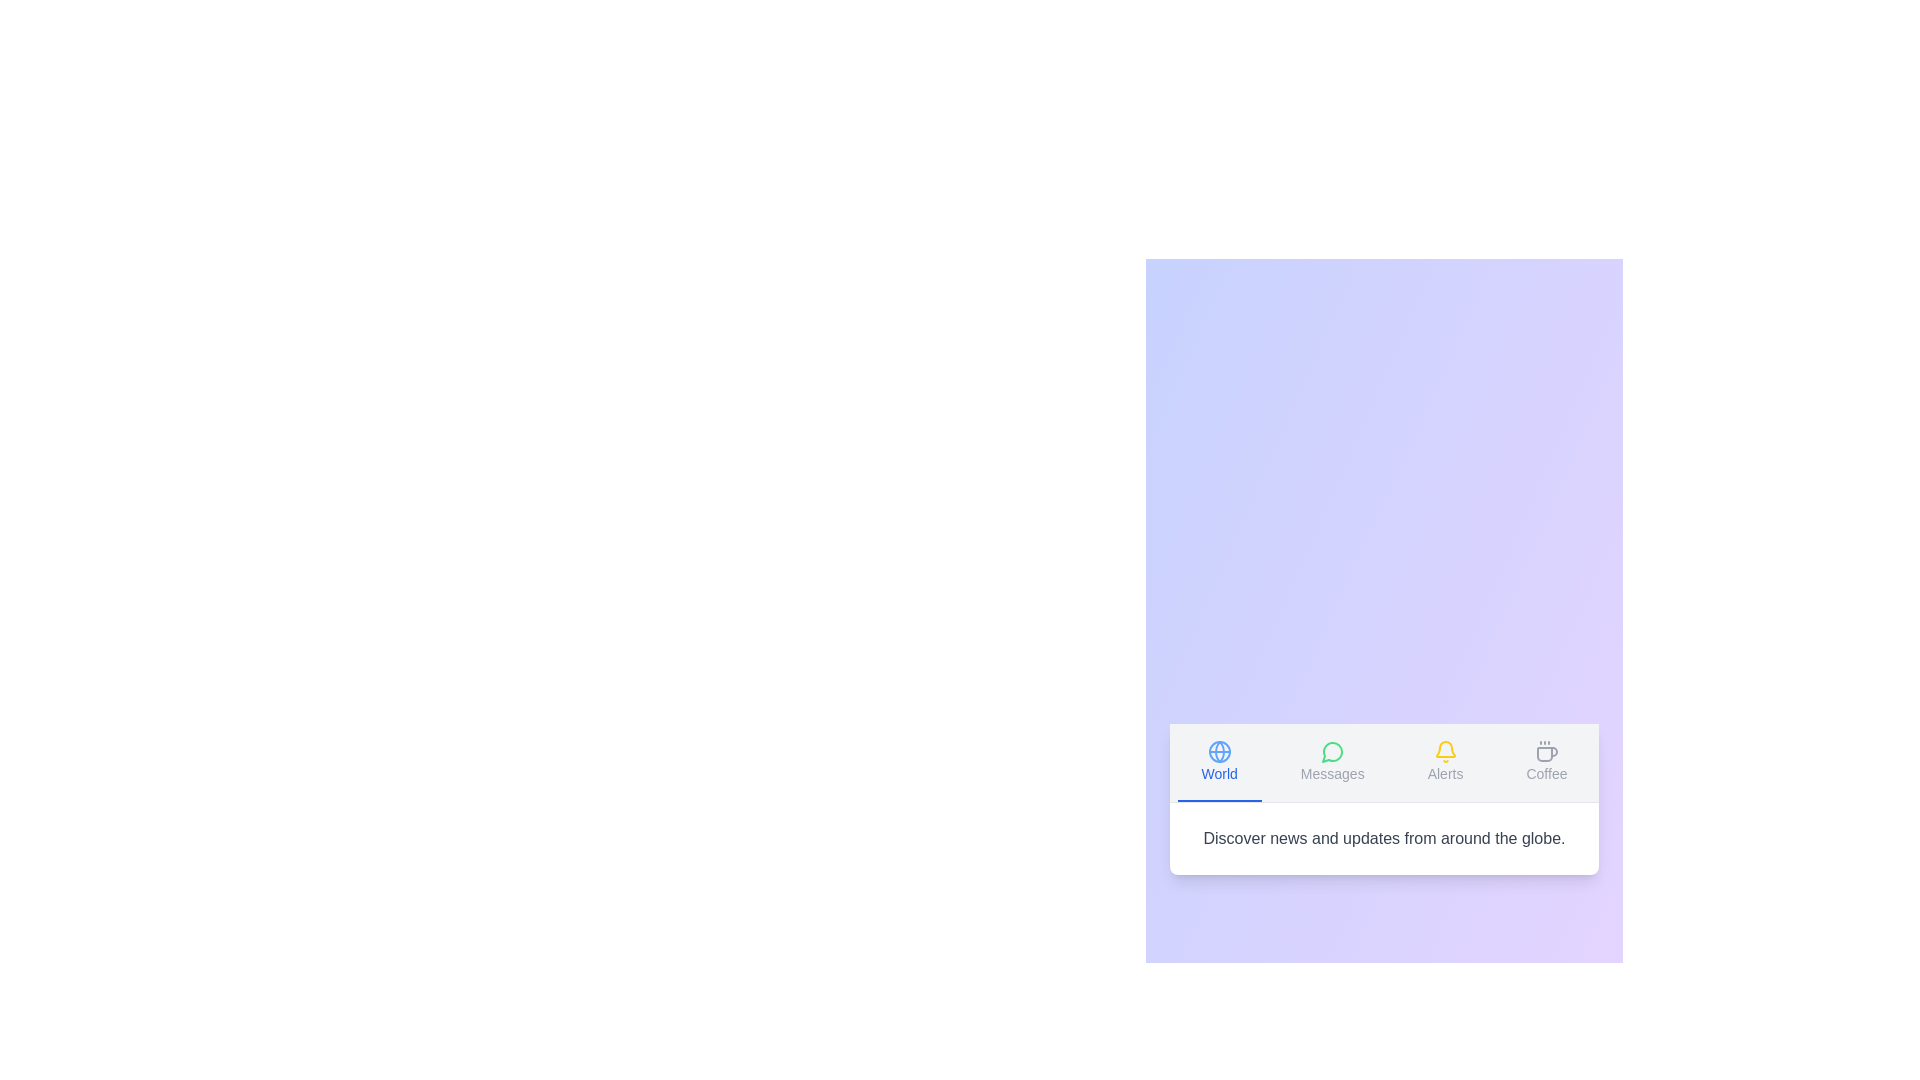 Image resolution: width=1920 pixels, height=1080 pixels. What do you see at coordinates (1545, 762) in the screenshot?
I see `the tab labeled 'Coffee' to view its content` at bounding box center [1545, 762].